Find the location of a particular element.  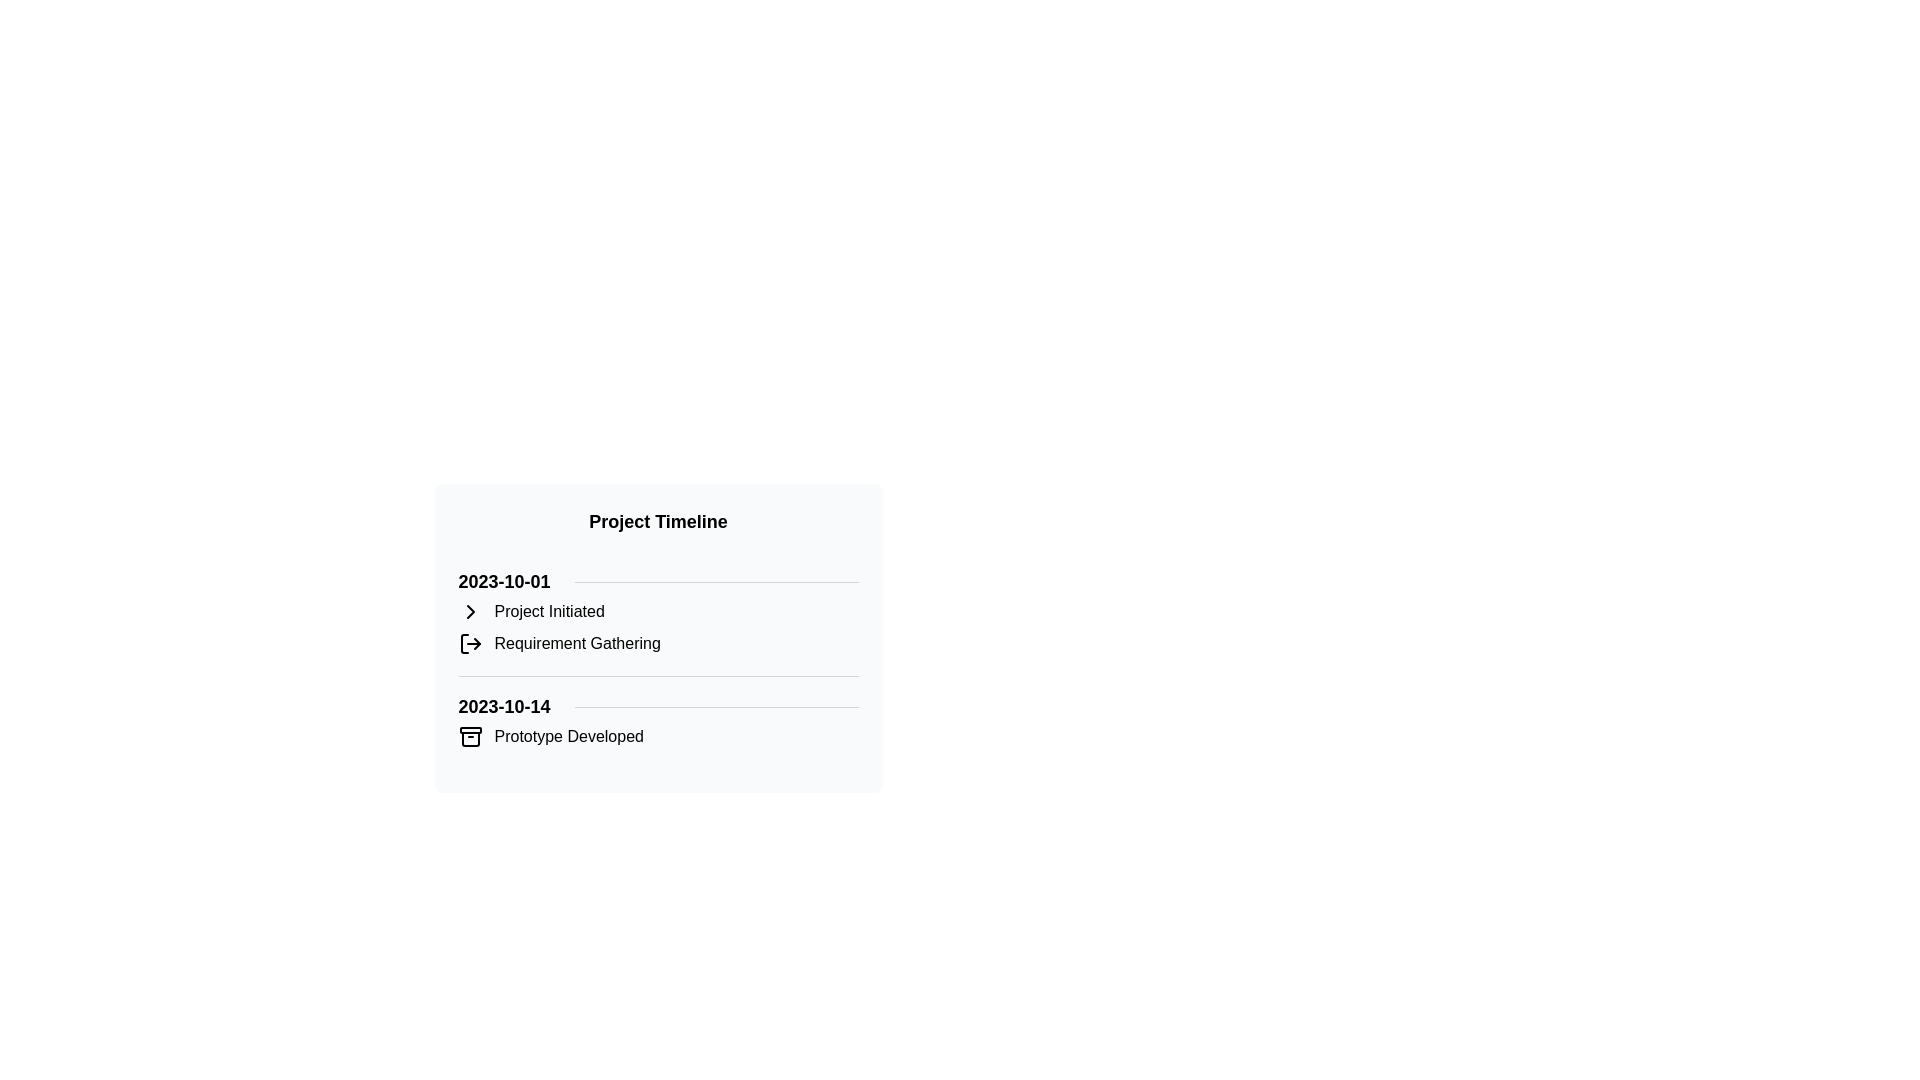

the right-facing chevron icon located to the left of the text 'Project Initiated' is located at coordinates (469, 611).